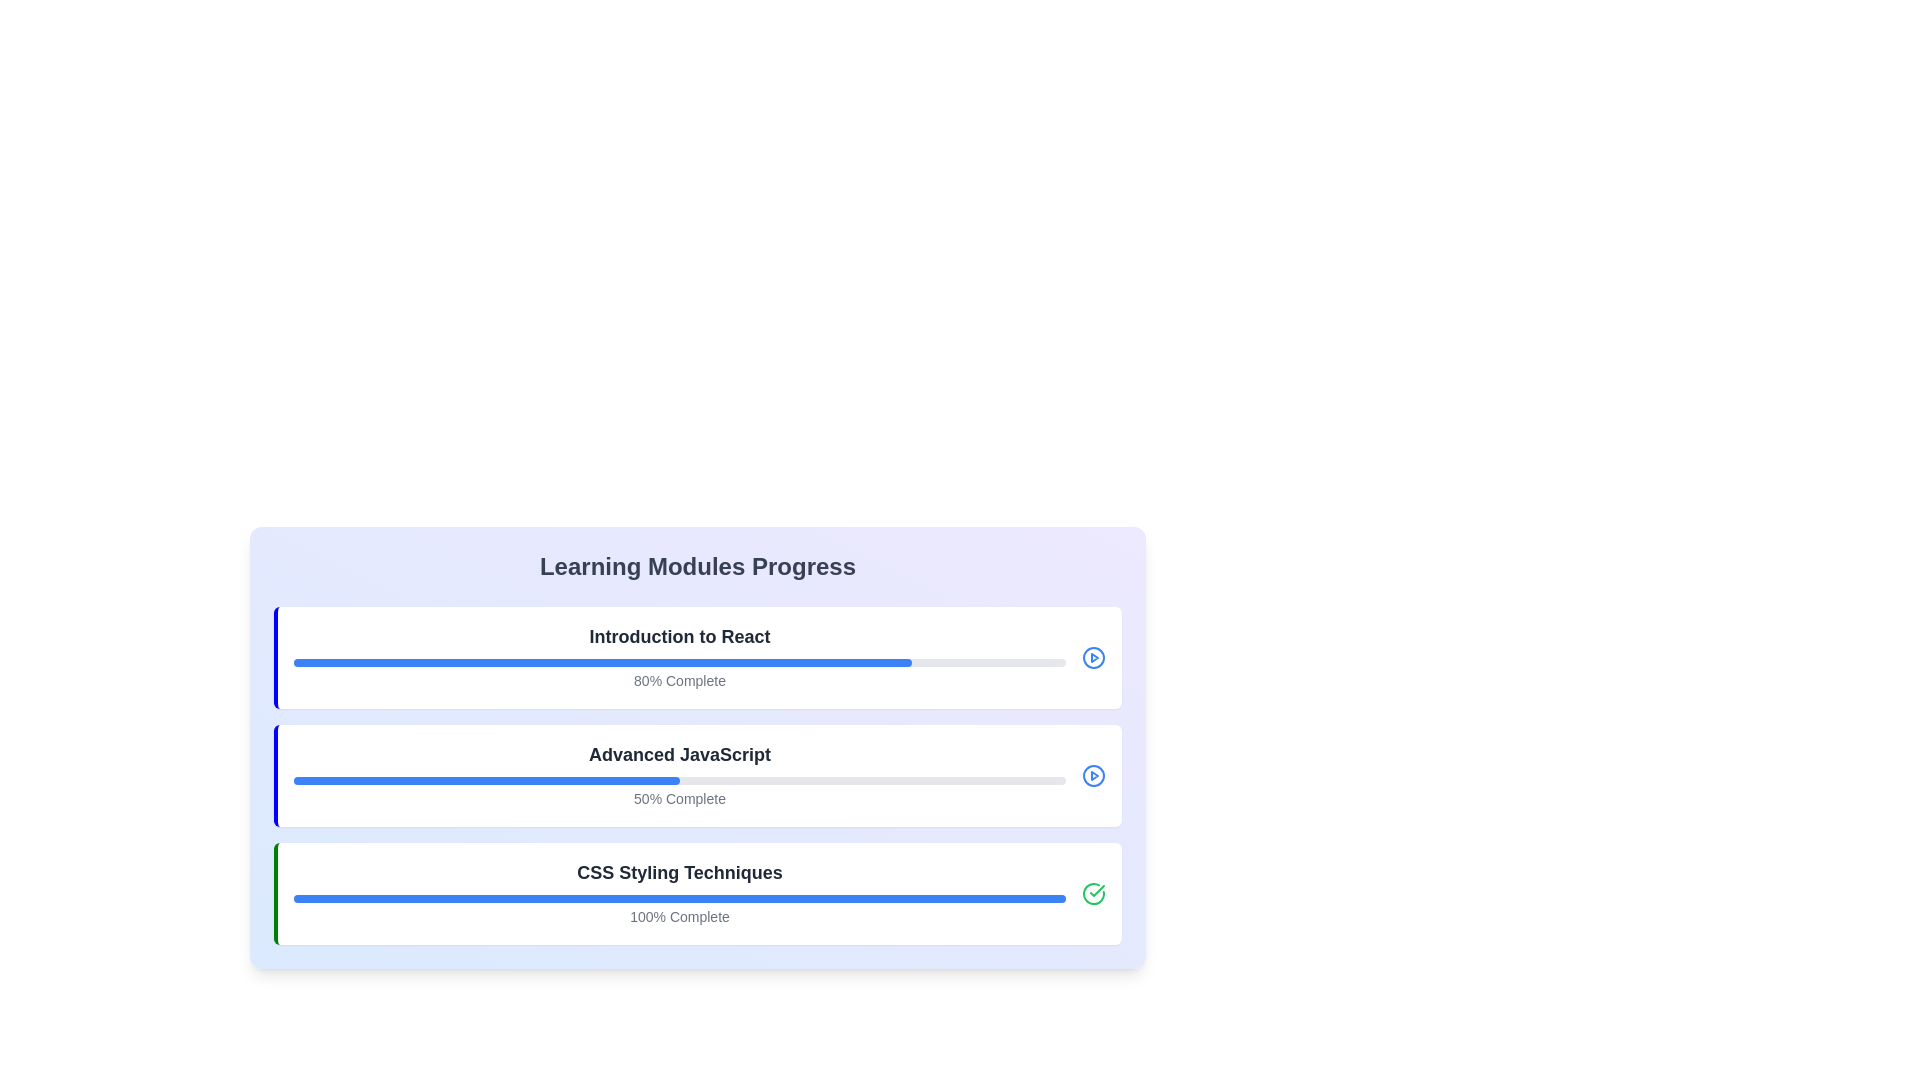 The image size is (1920, 1080). What do you see at coordinates (680, 658) in the screenshot?
I see `progress percentage displayed on the progress bar for the 'Introduction to React' module, which is the first progress tracker under 'Learning Modules Progress'` at bounding box center [680, 658].